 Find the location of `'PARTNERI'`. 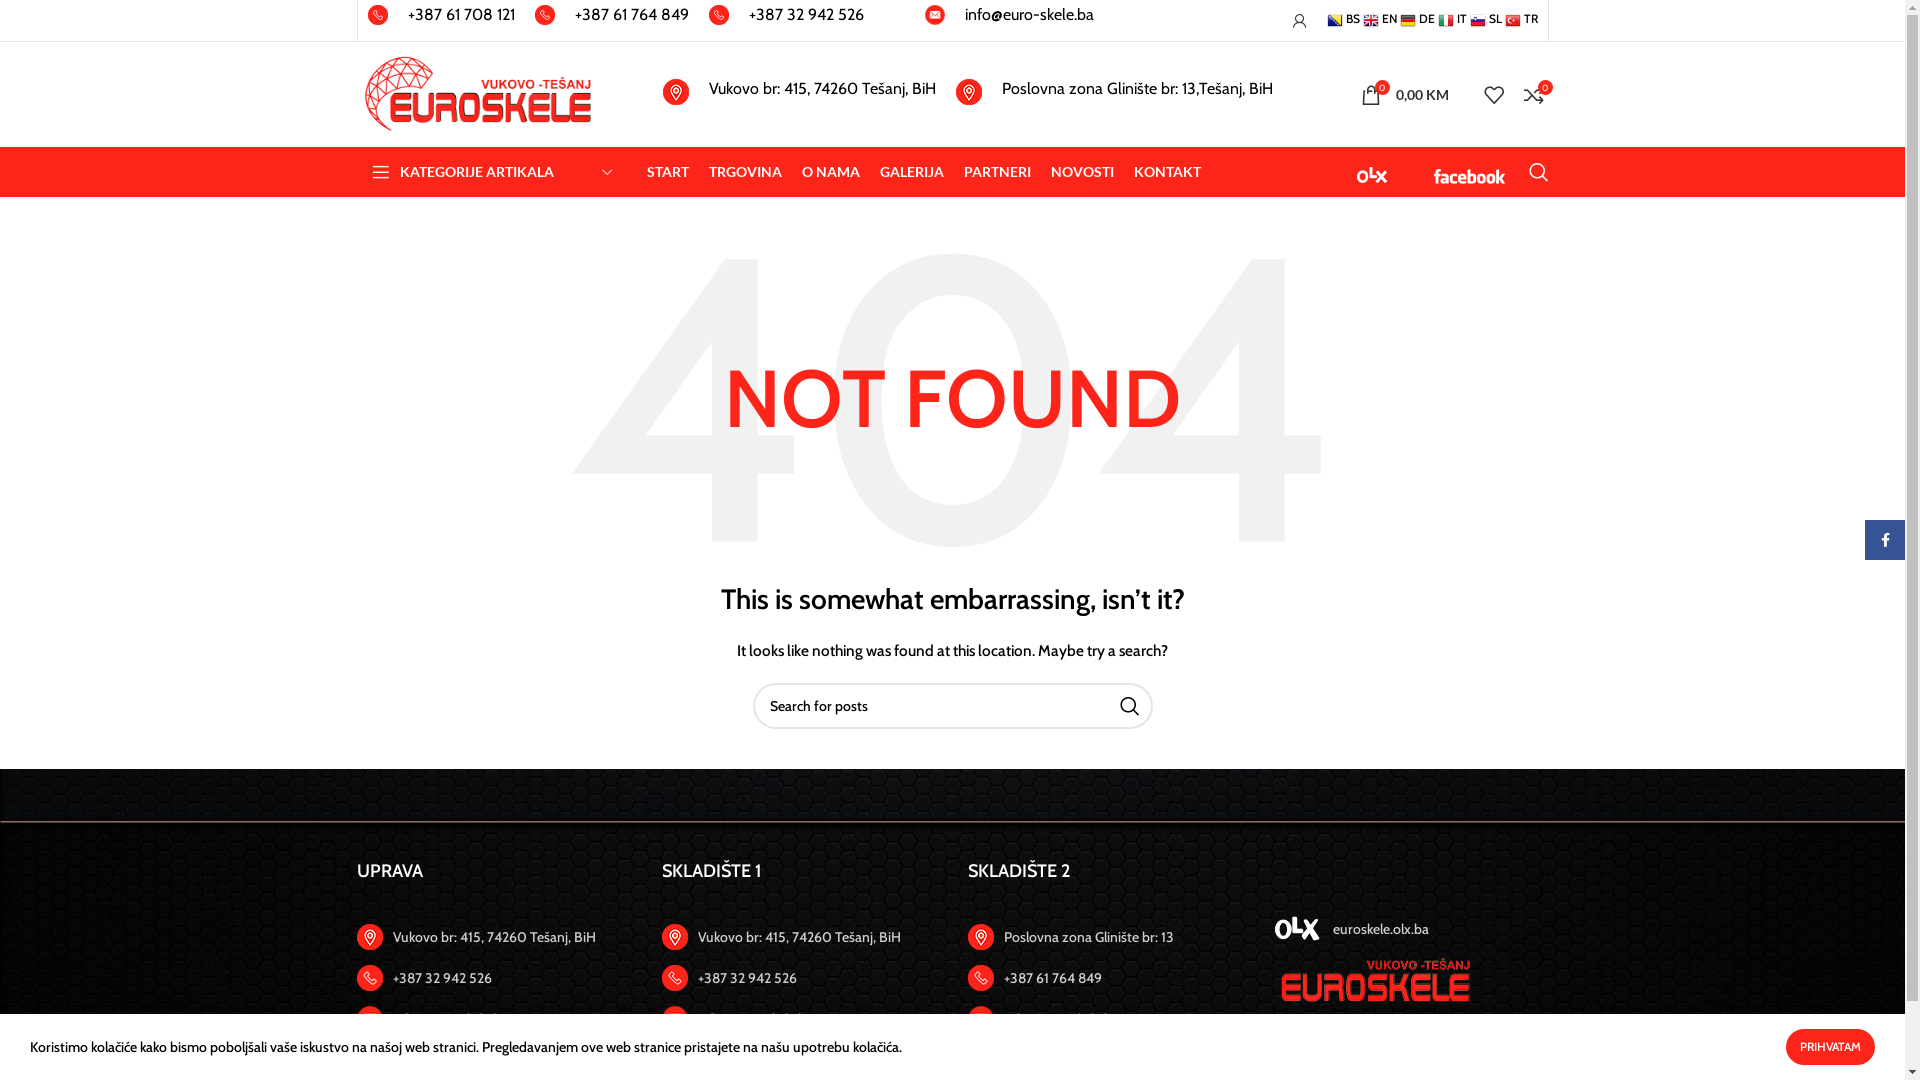

'PARTNERI' is located at coordinates (964, 171).